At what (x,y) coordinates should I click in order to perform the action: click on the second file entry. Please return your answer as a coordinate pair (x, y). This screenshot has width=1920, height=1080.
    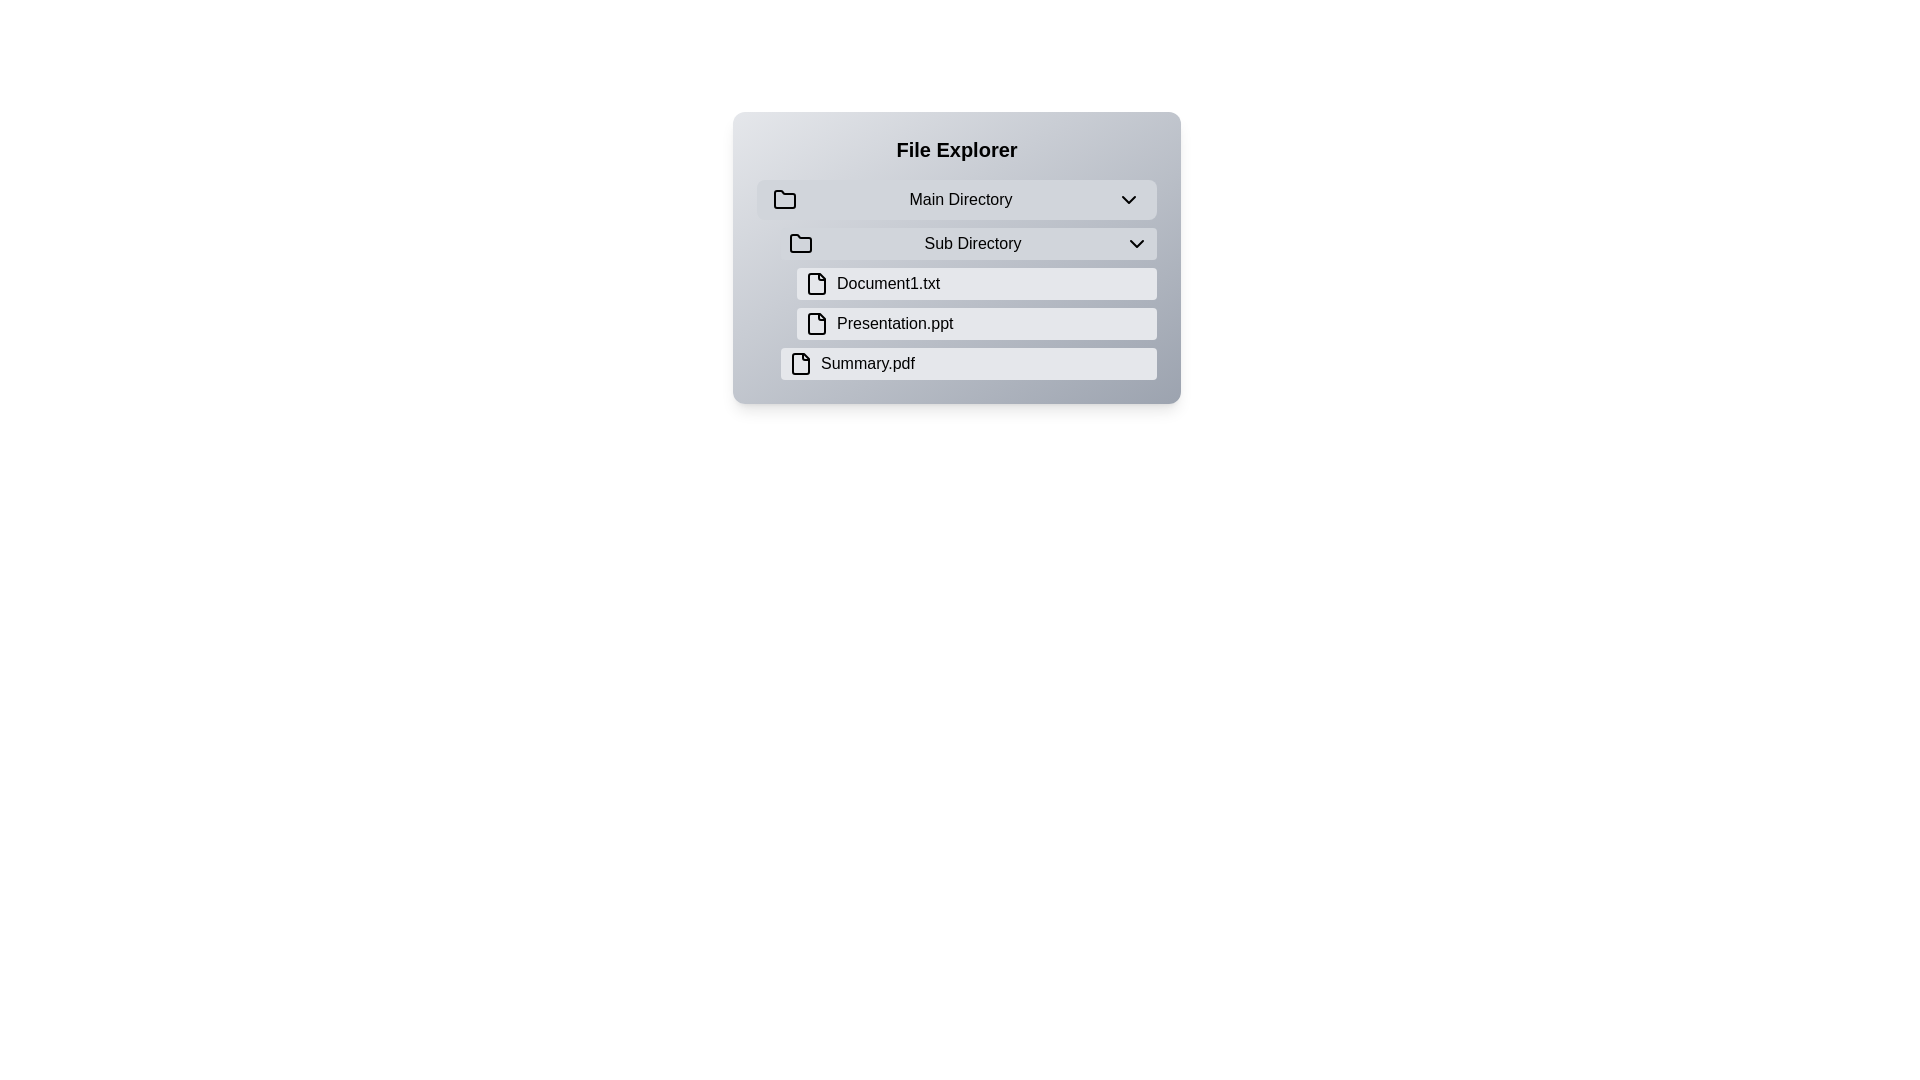
    Looking at the image, I should click on (969, 304).